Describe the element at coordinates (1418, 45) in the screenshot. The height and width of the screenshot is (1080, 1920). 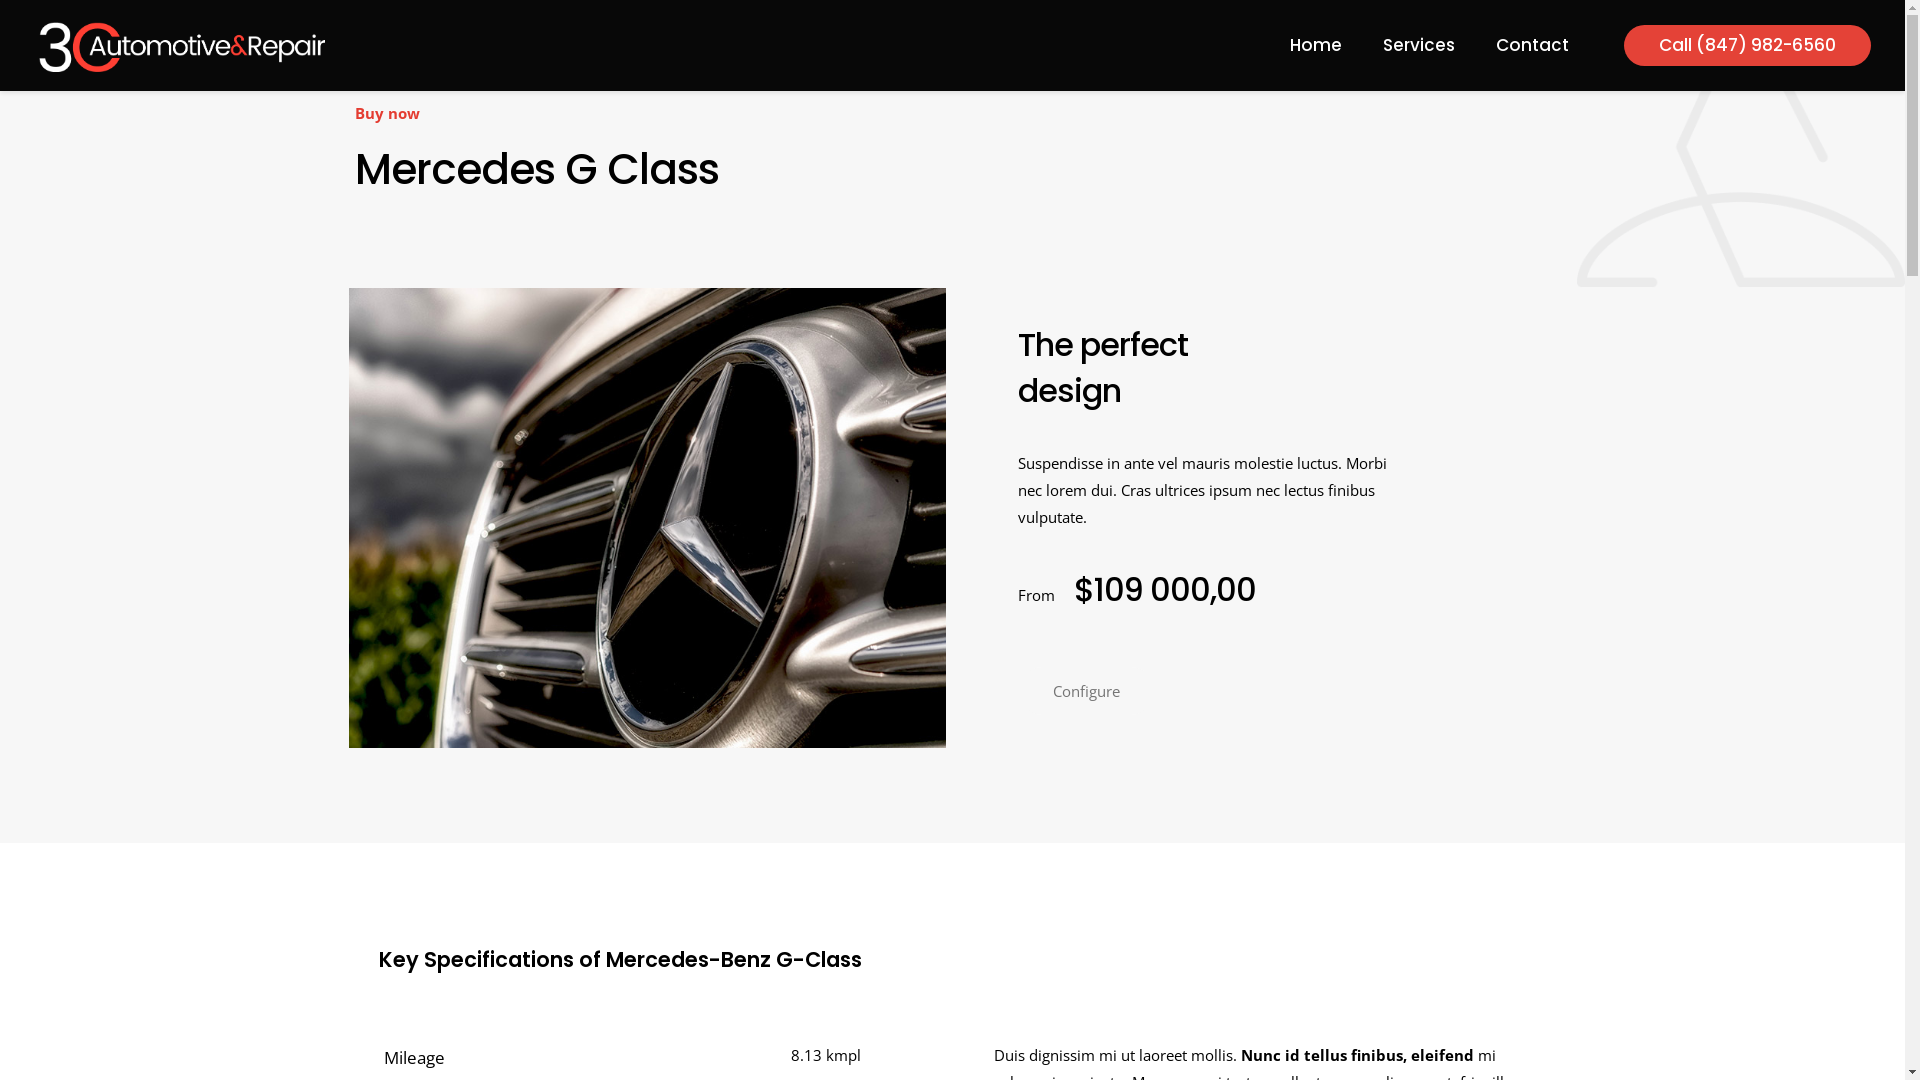
I see `'Services'` at that location.